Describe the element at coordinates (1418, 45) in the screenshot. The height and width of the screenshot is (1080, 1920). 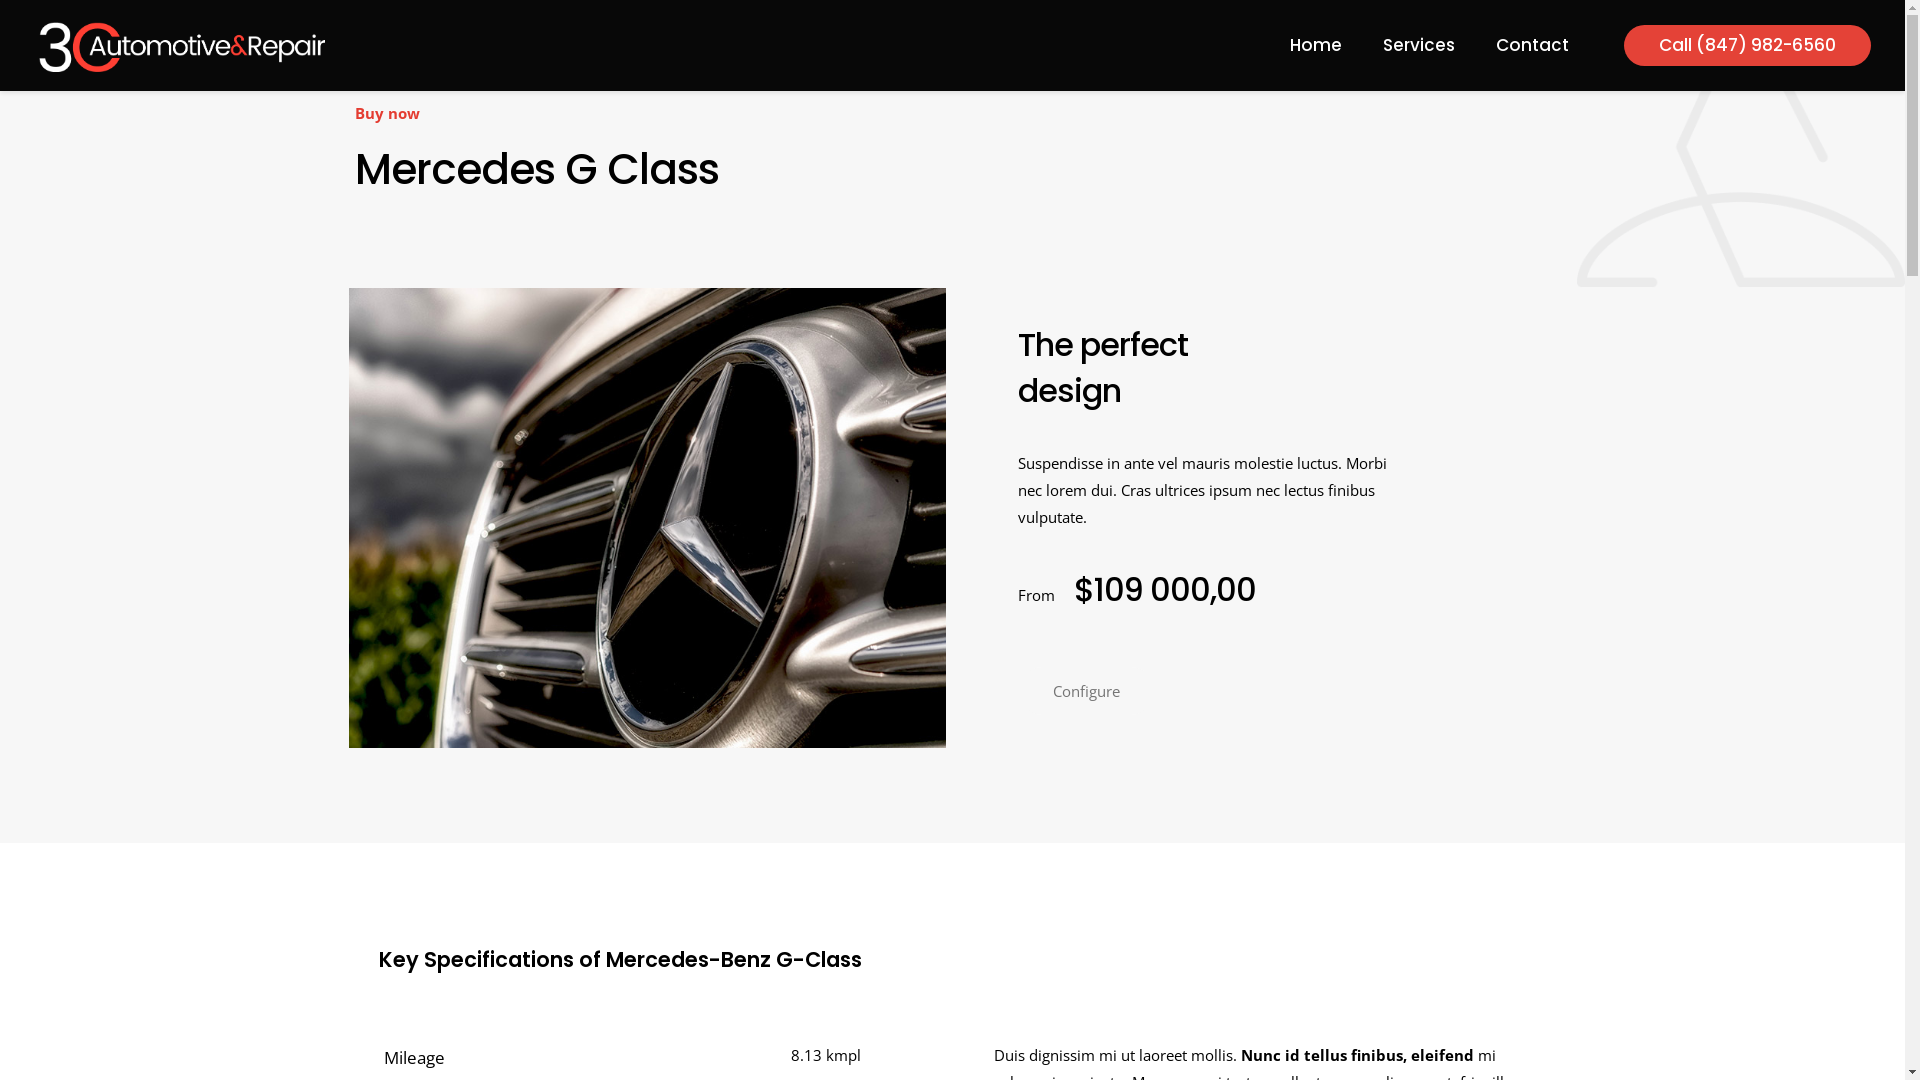
I see `'Services'` at that location.